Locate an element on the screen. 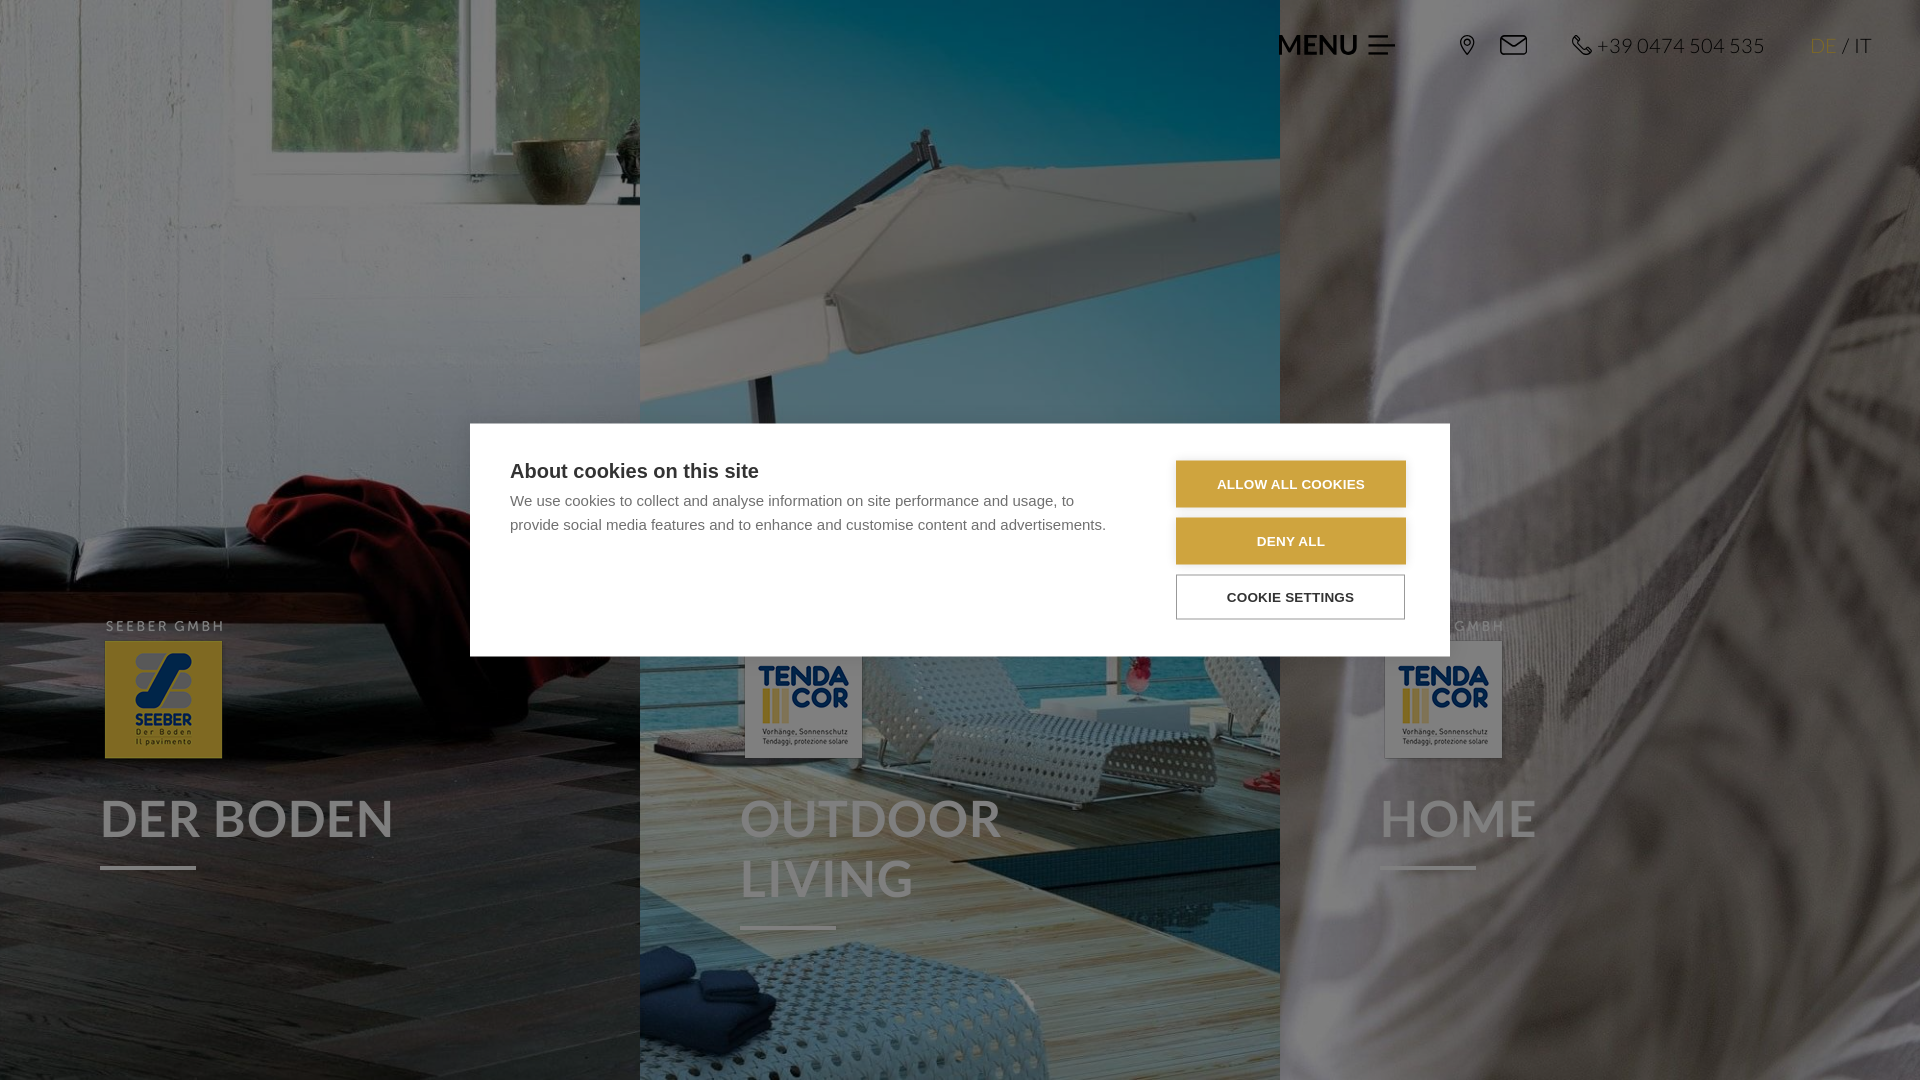 The image size is (1920, 1080). 'DE' is located at coordinates (1823, 45).